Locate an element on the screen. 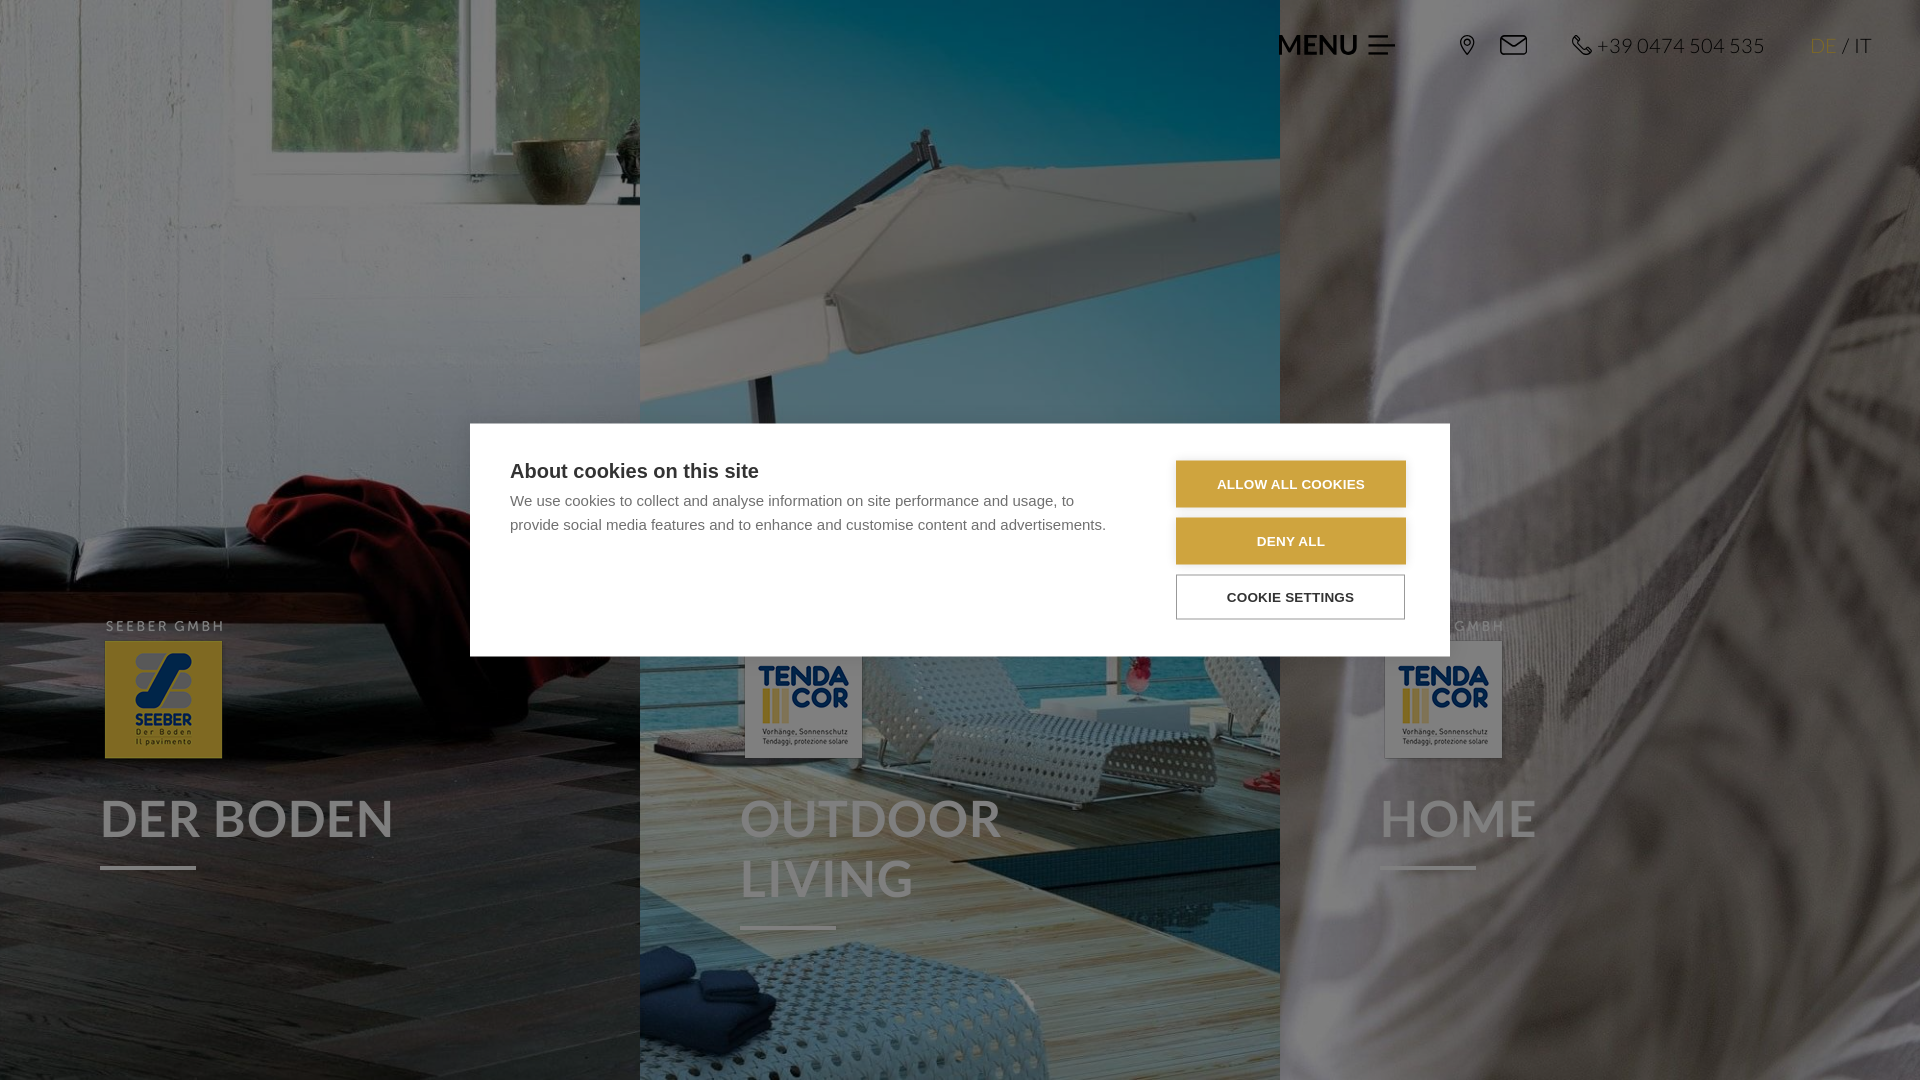 The image size is (1920, 1080). 'DE' is located at coordinates (1823, 45).